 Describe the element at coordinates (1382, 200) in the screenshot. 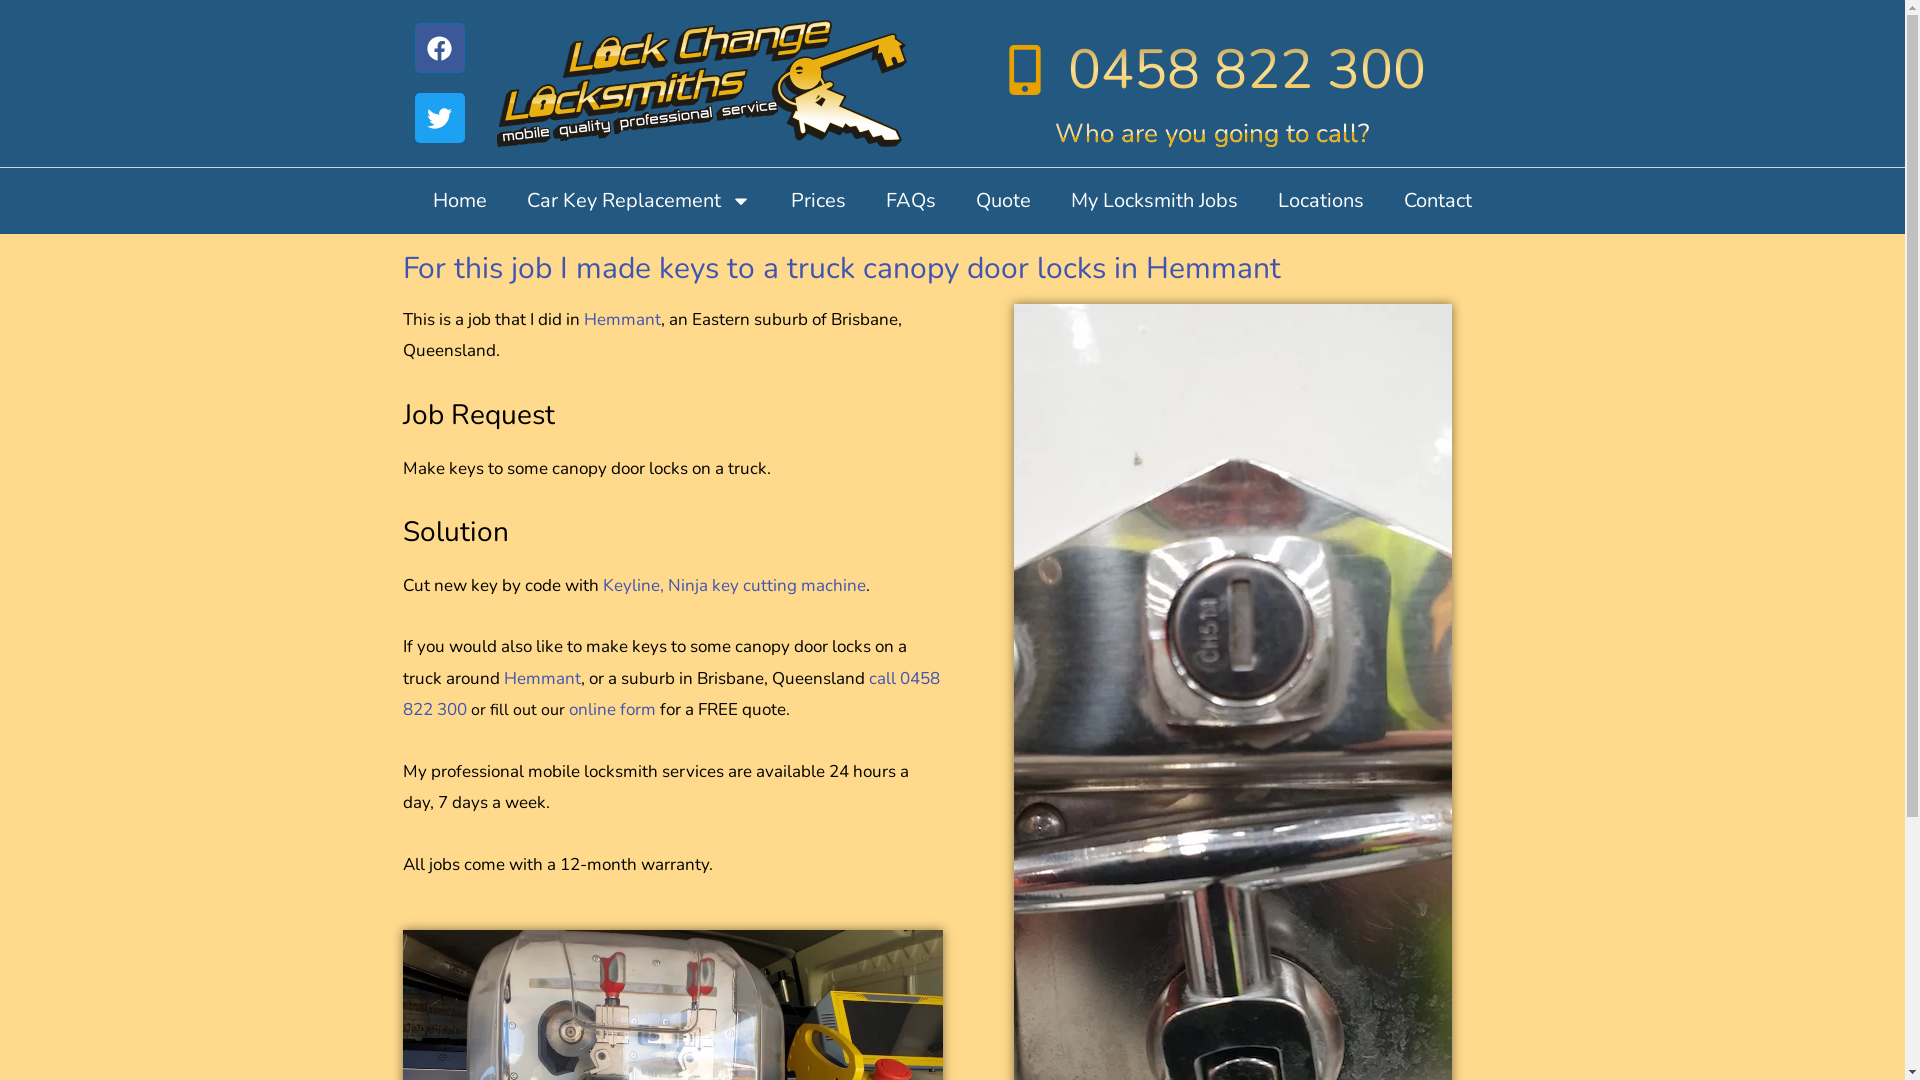

I see `'Contact'` at that location.